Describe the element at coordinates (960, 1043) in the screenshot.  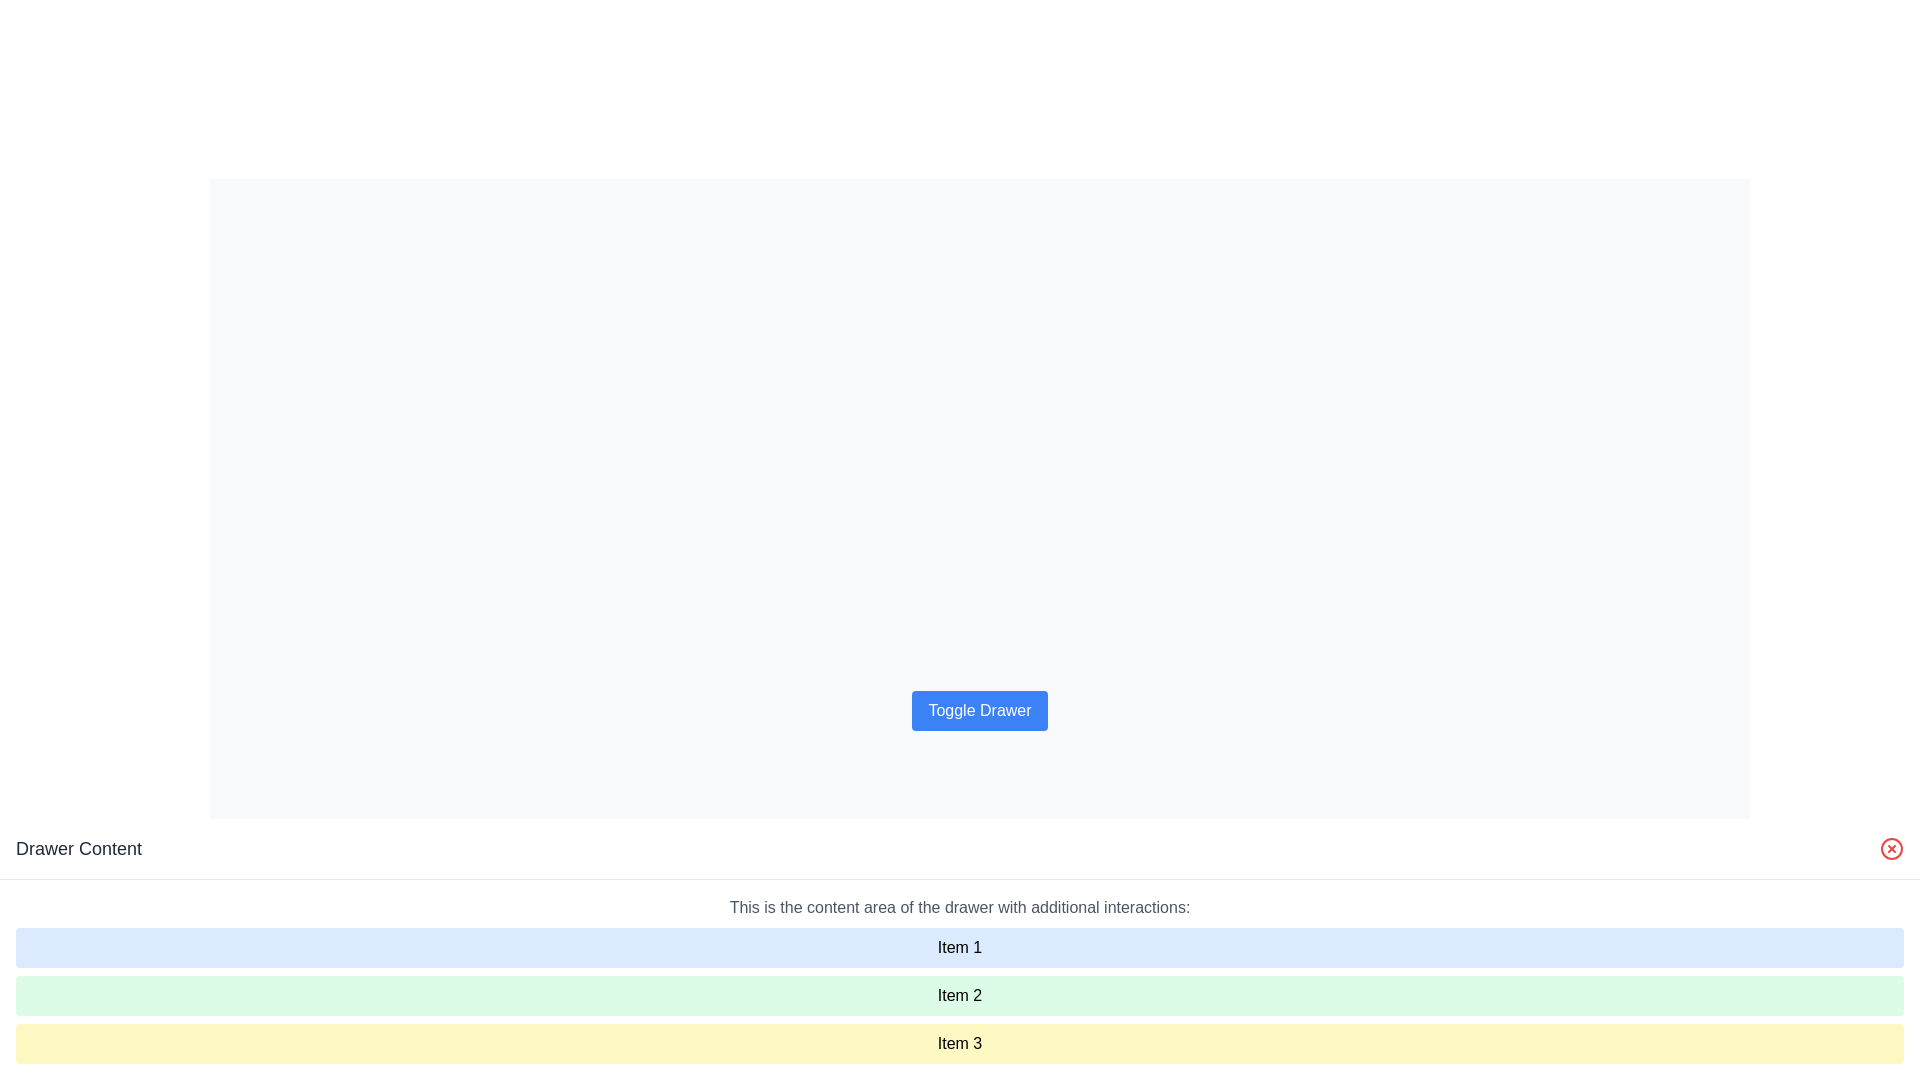
I see `the third and bottommost List item that displays the text 'Item 3' in a vertical list` at that location.